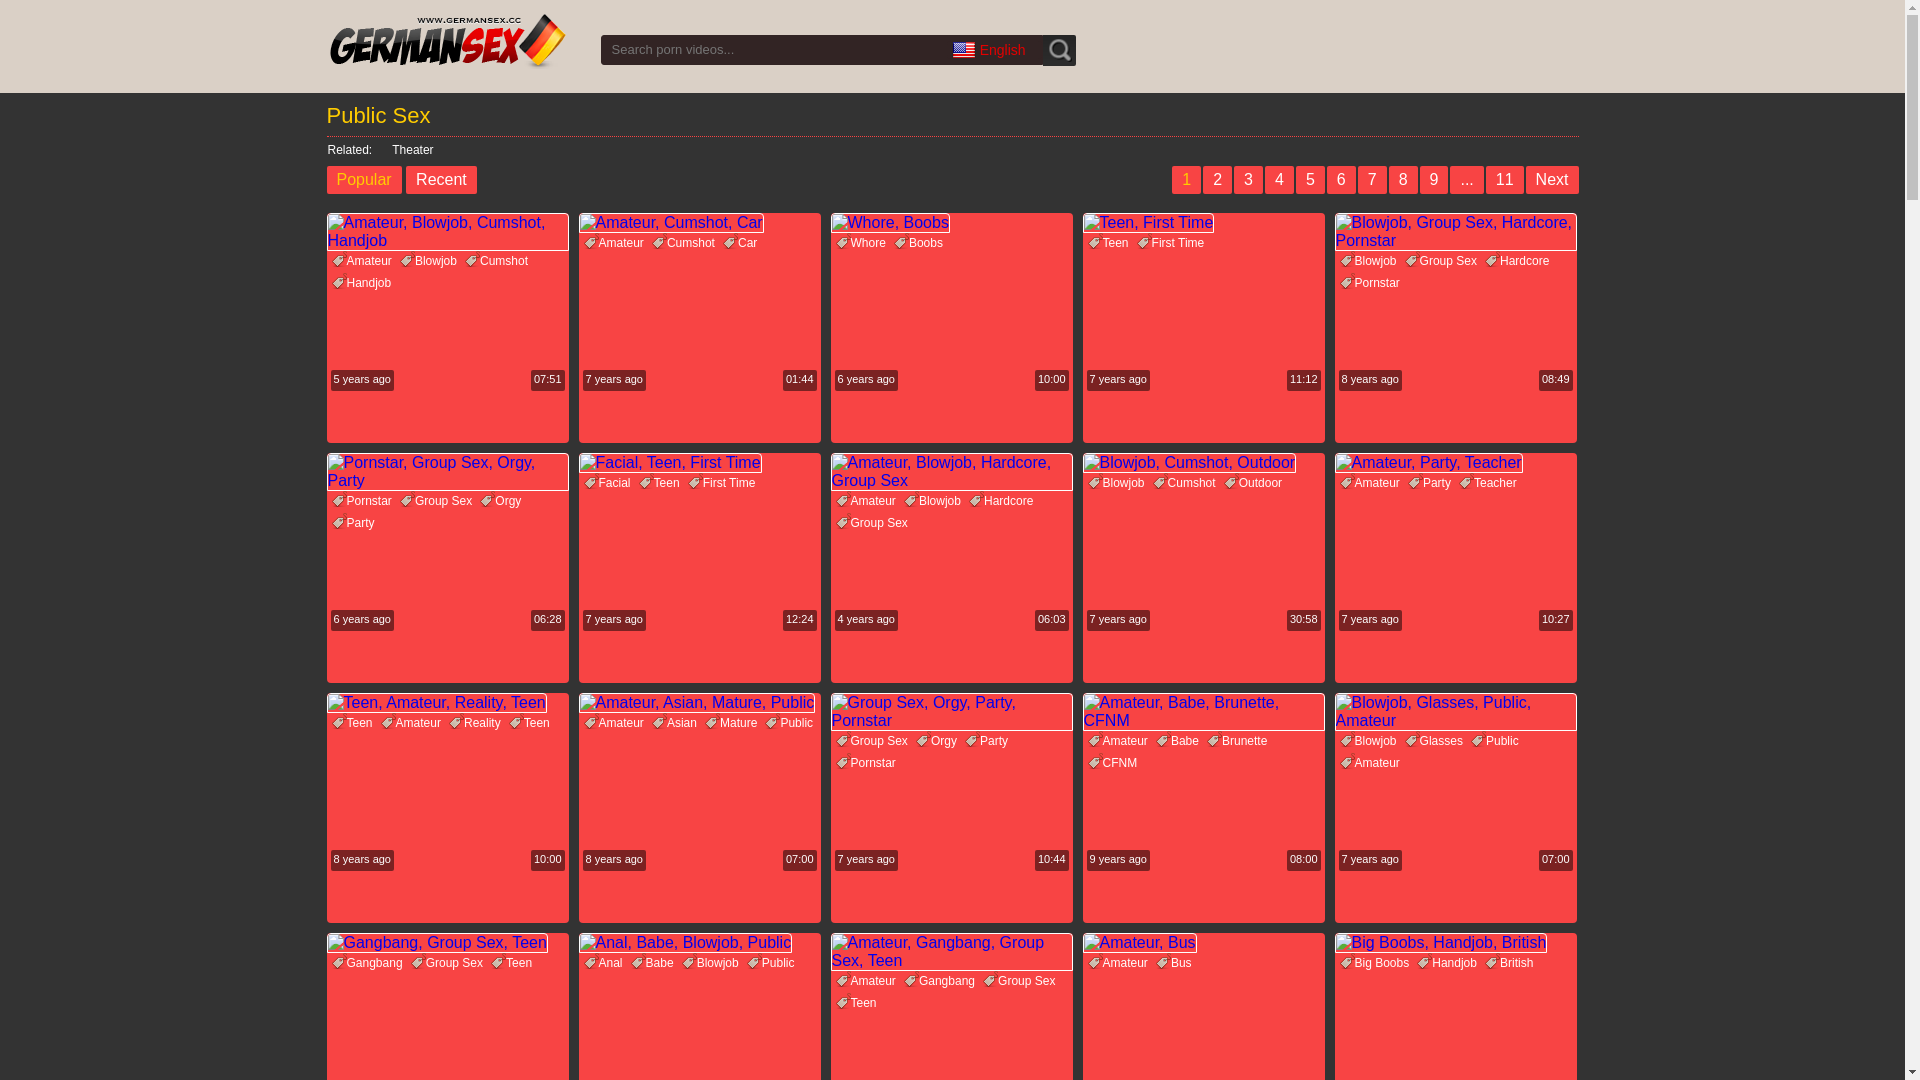 The height and width of the screenshot is (1080, 1920). Describe the element at coordinates (1505, 180) in the screenshot. I see `'11'` at that location.